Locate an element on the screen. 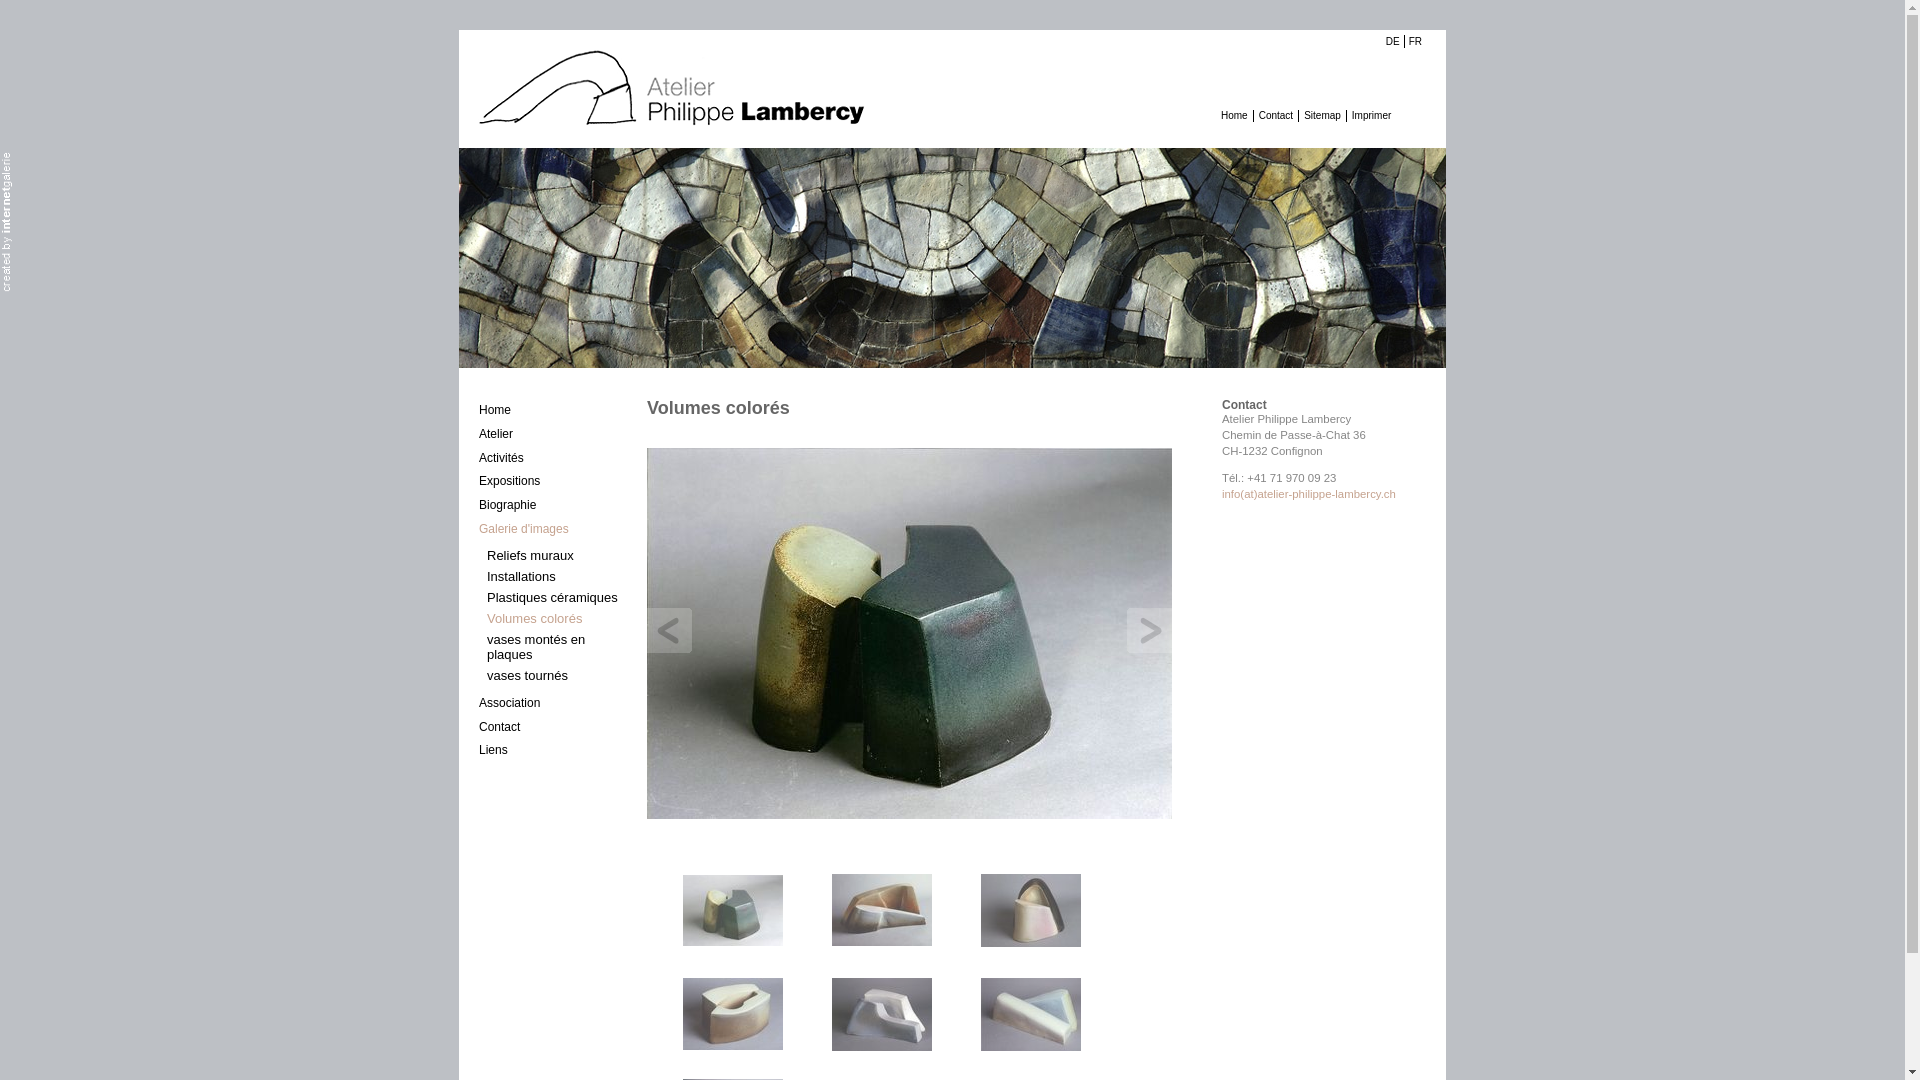 The height and width of the screenshot is (1080, 1920). 'Atelier Philippe Lambercy' is located at coordinates (671, 91).